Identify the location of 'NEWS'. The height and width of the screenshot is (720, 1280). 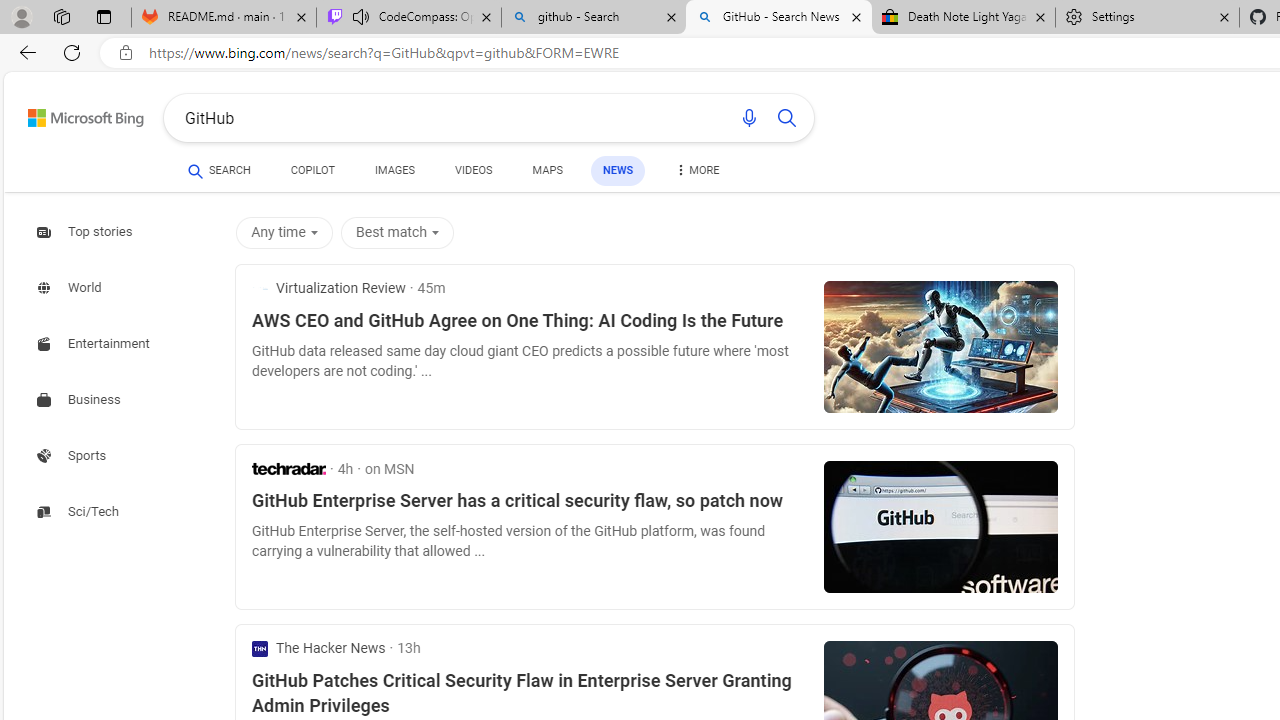
(617, 170).